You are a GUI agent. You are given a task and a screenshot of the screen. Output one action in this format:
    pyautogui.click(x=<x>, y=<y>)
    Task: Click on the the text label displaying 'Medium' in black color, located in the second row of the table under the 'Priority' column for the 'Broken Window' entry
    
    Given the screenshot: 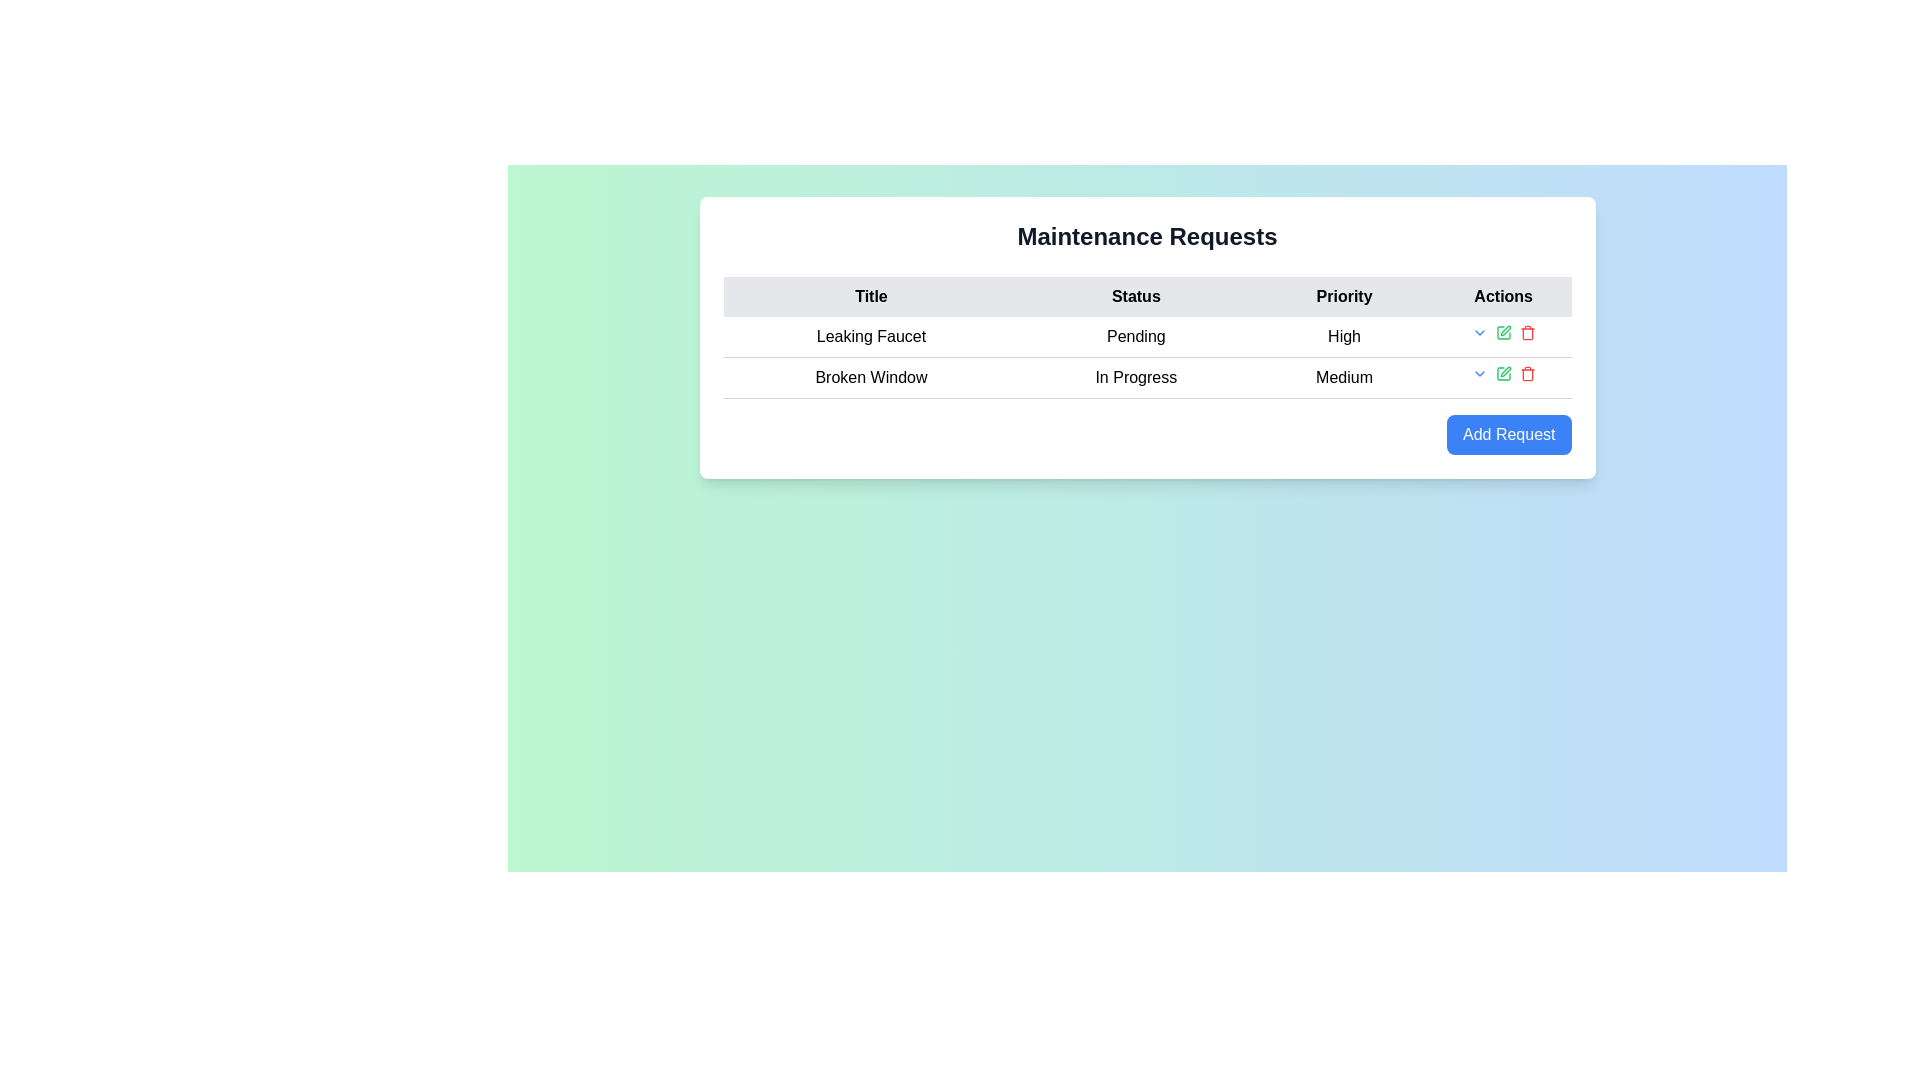 What is the action you would take?
    pyautogui.click(x=1344, y=378)
    